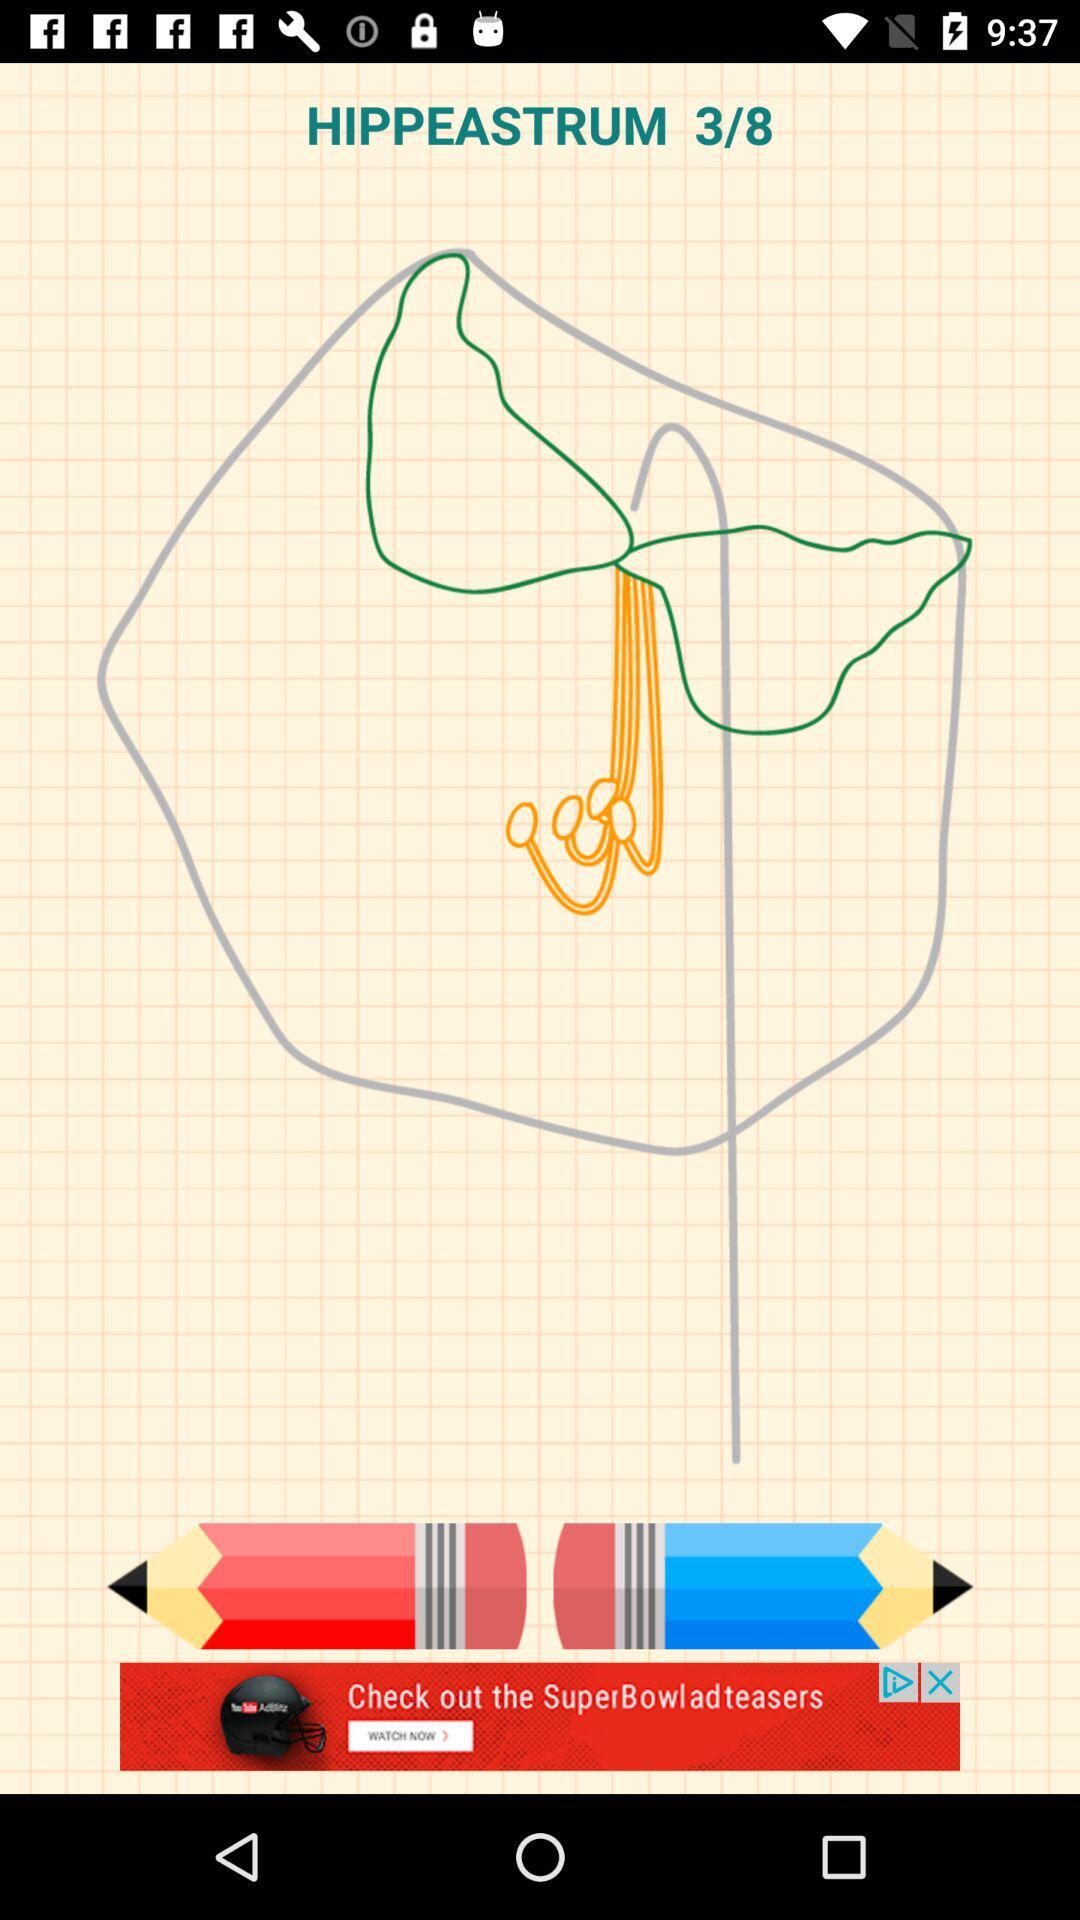  I want to click on go back, so click(315, 1585).